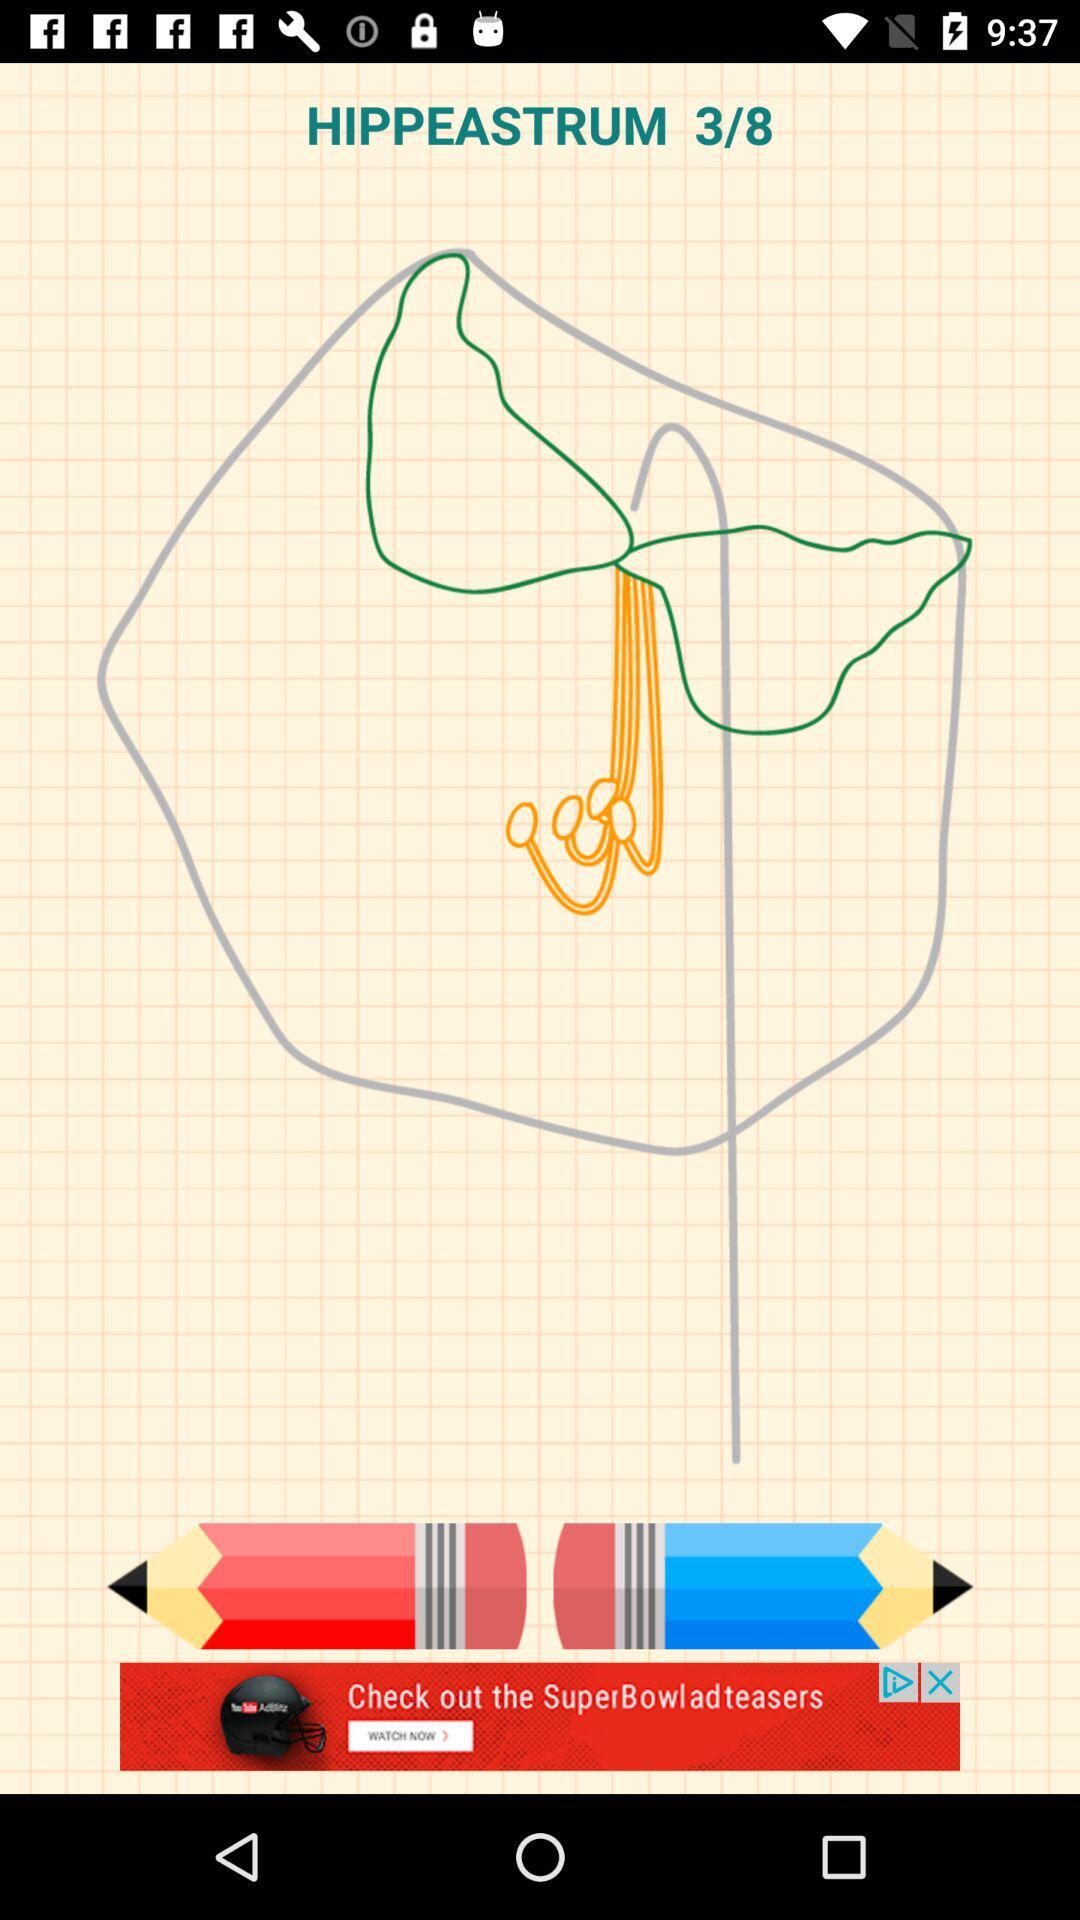  I want to click on go back, so click(315, 1585).